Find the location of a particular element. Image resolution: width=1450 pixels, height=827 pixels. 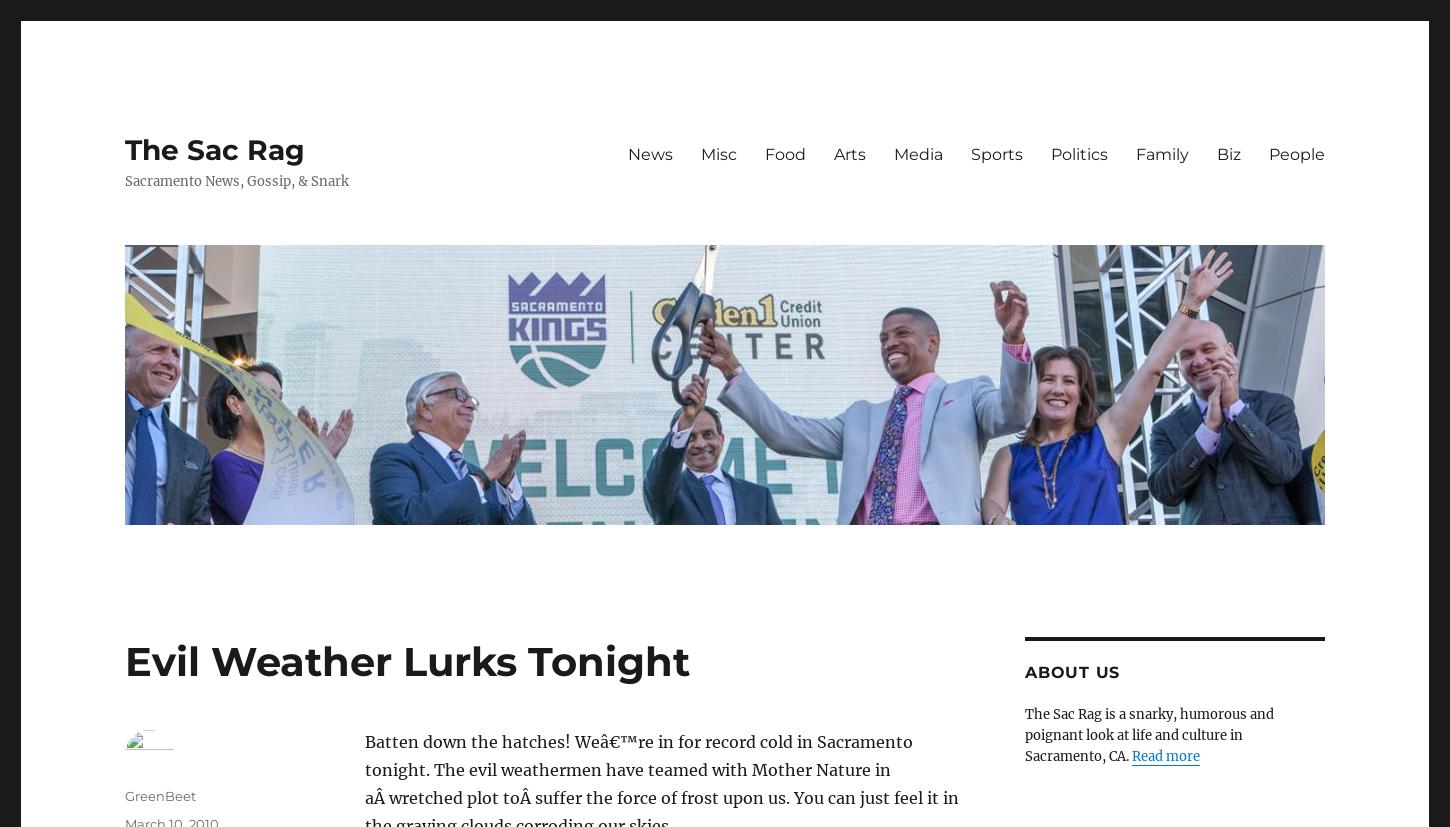

'Read more' is located at coordinates (1164, 755).